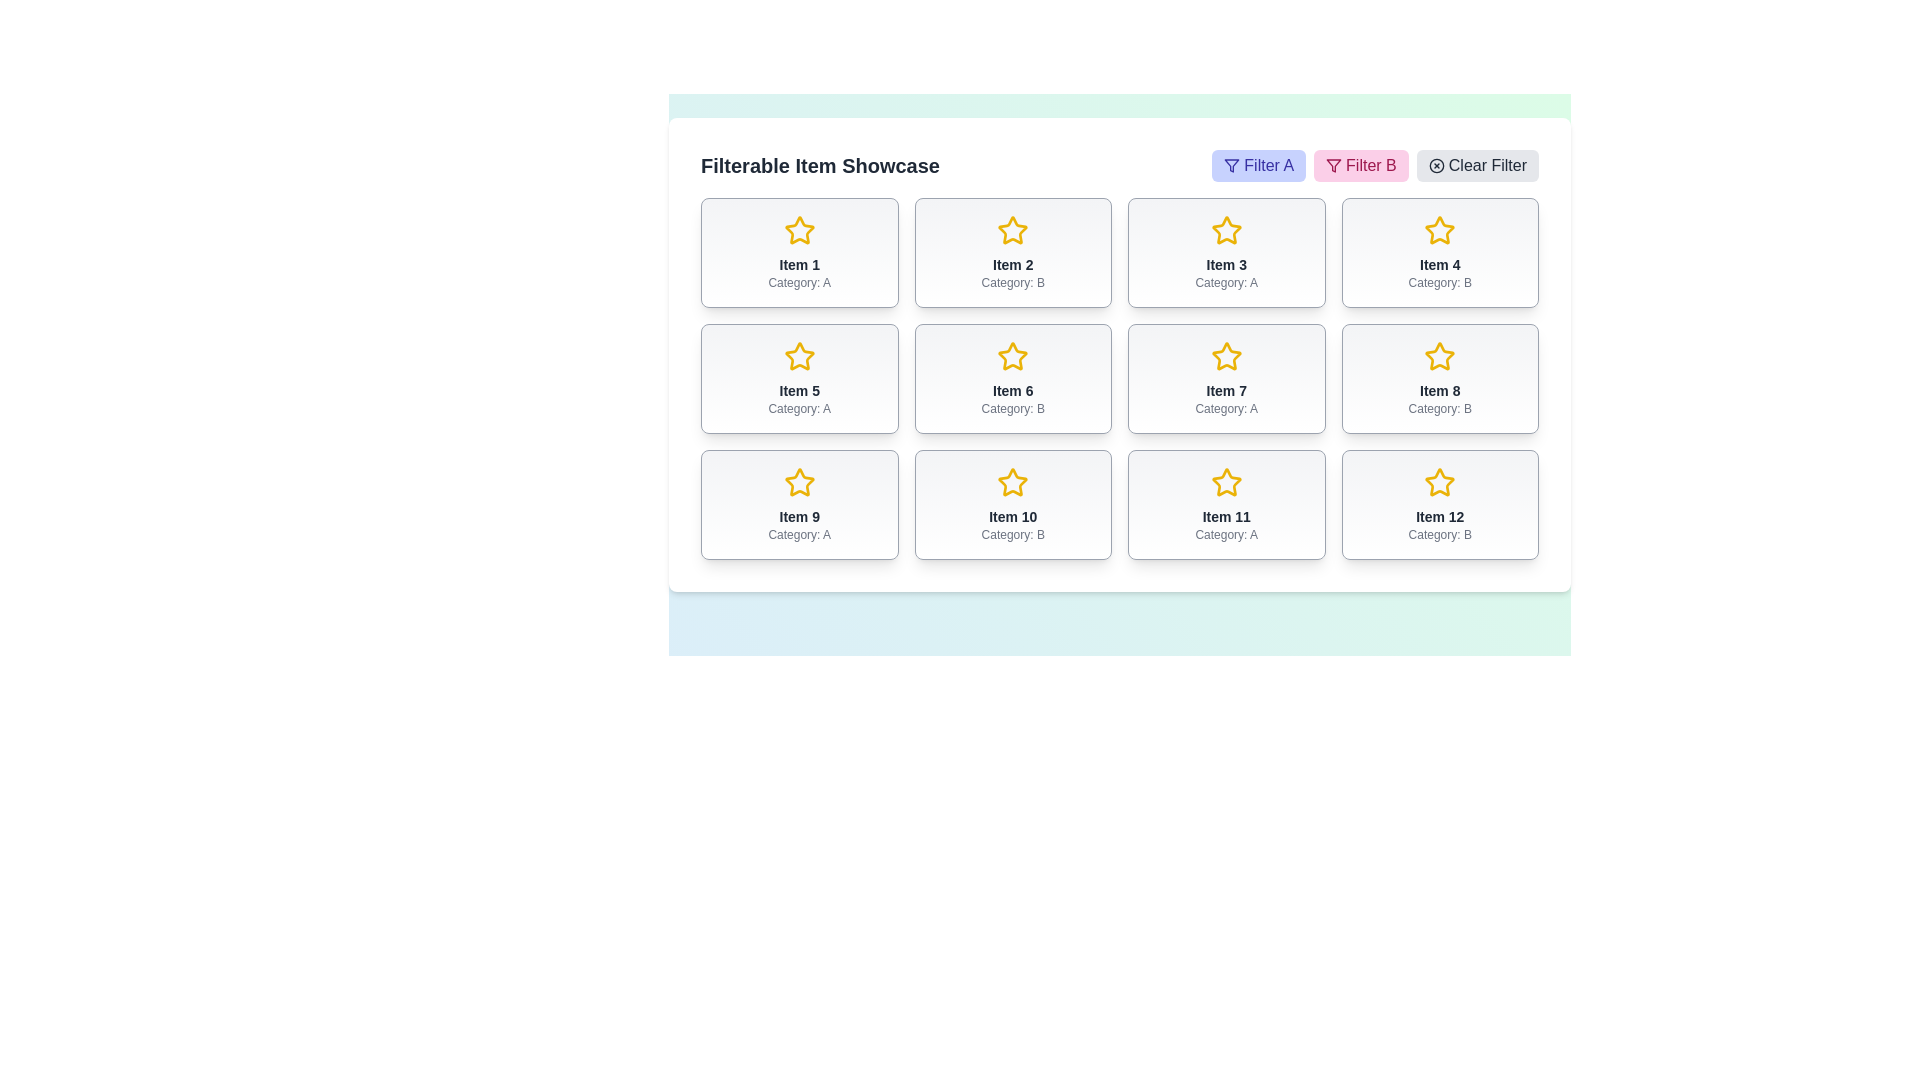 Image resolution: width=1920 pixels, height=1080 pixels. Describe the element at coordinates (1013, 378) in the screenshot. I see `the Information Card featuring a star icon with text 'Item 6' and 'Category: B', located in the second row and third column of a grid layout` at that location.